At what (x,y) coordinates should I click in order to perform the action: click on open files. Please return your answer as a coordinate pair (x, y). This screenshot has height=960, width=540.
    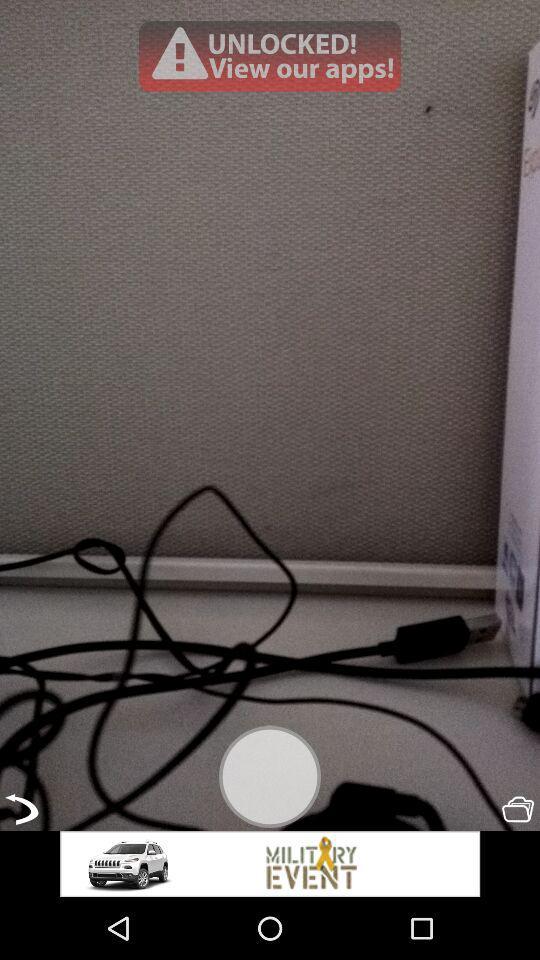
    Looking at the image, I should click on (518, 809).